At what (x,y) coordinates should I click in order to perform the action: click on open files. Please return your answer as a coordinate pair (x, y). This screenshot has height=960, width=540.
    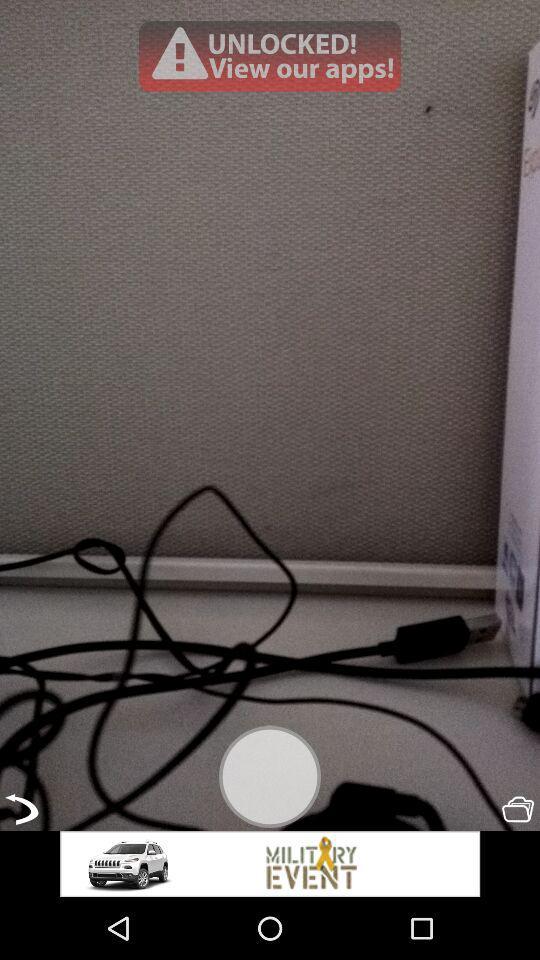
    Looking at the image, I should click on (518, 809).